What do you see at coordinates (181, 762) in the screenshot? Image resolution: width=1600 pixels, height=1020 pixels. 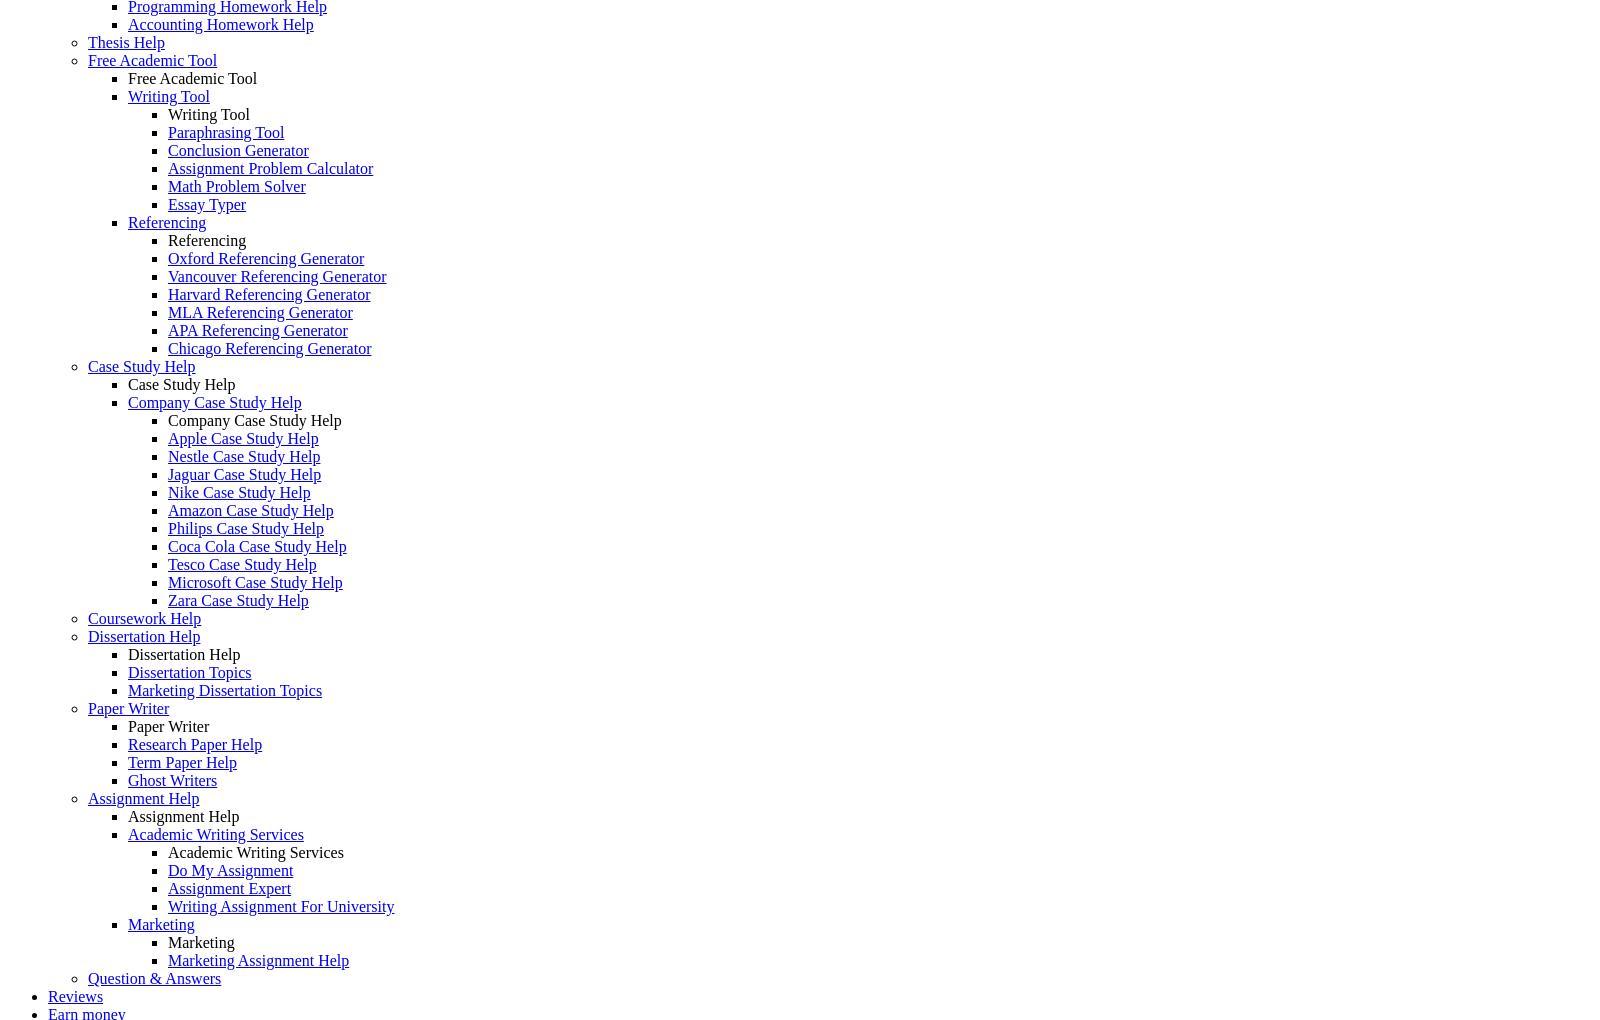 I see `'Term Paper Help'` at bounding box center [181, 762].